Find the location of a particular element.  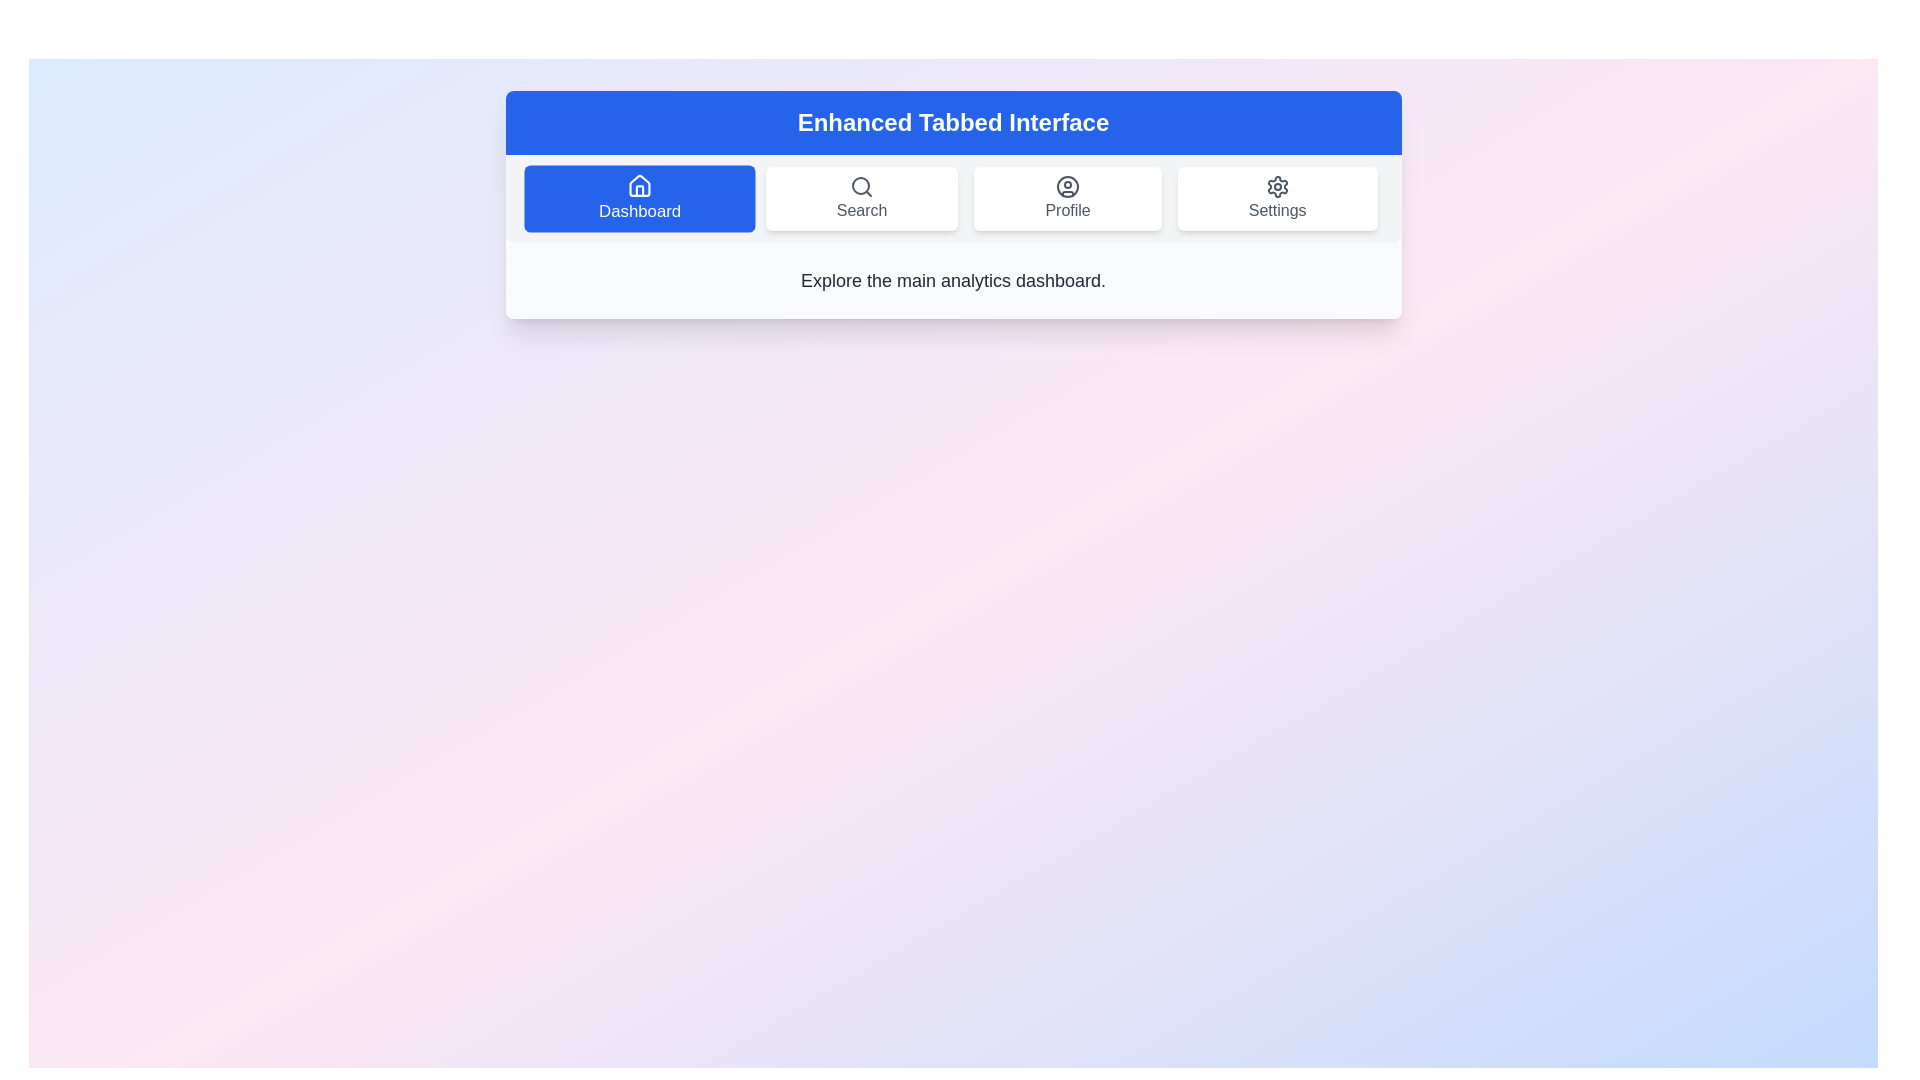

the title text element located at the top-center of the interface, which is positioned within a blue-colored background and serves as the header for the section is located at coordinates (952, 123).